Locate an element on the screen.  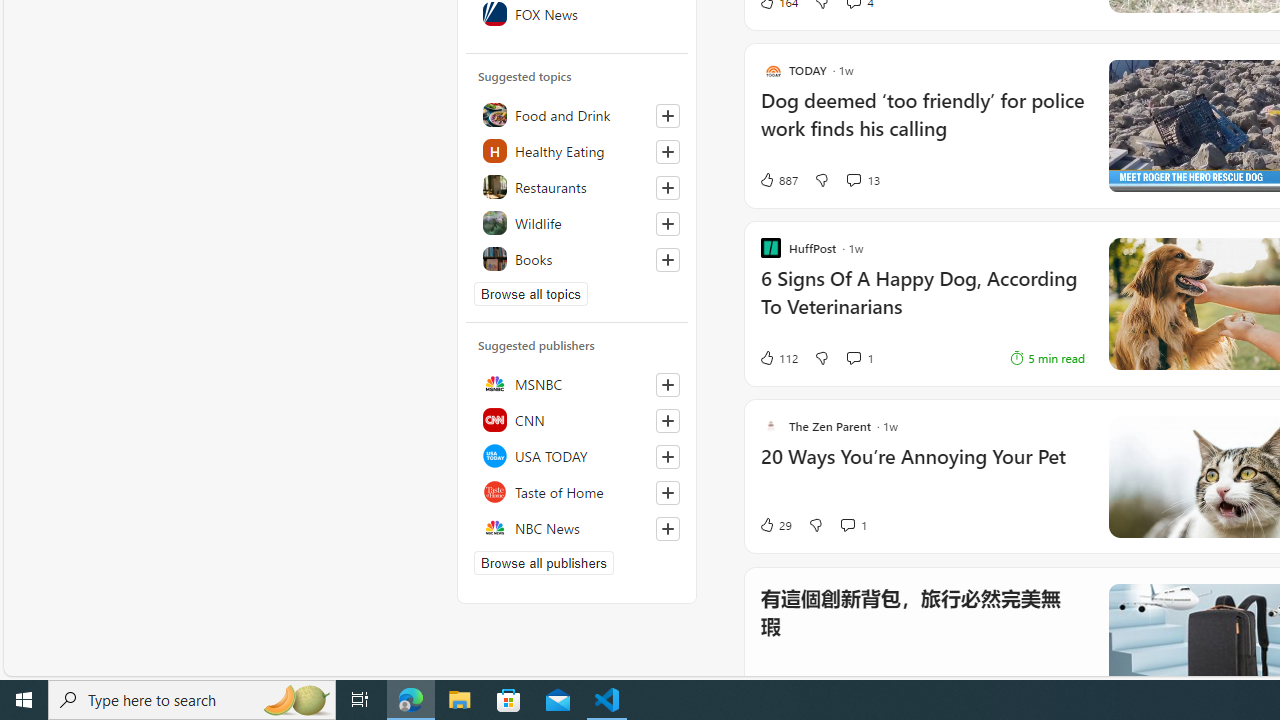
'Restaurants' is located at coordinates (576, 186).